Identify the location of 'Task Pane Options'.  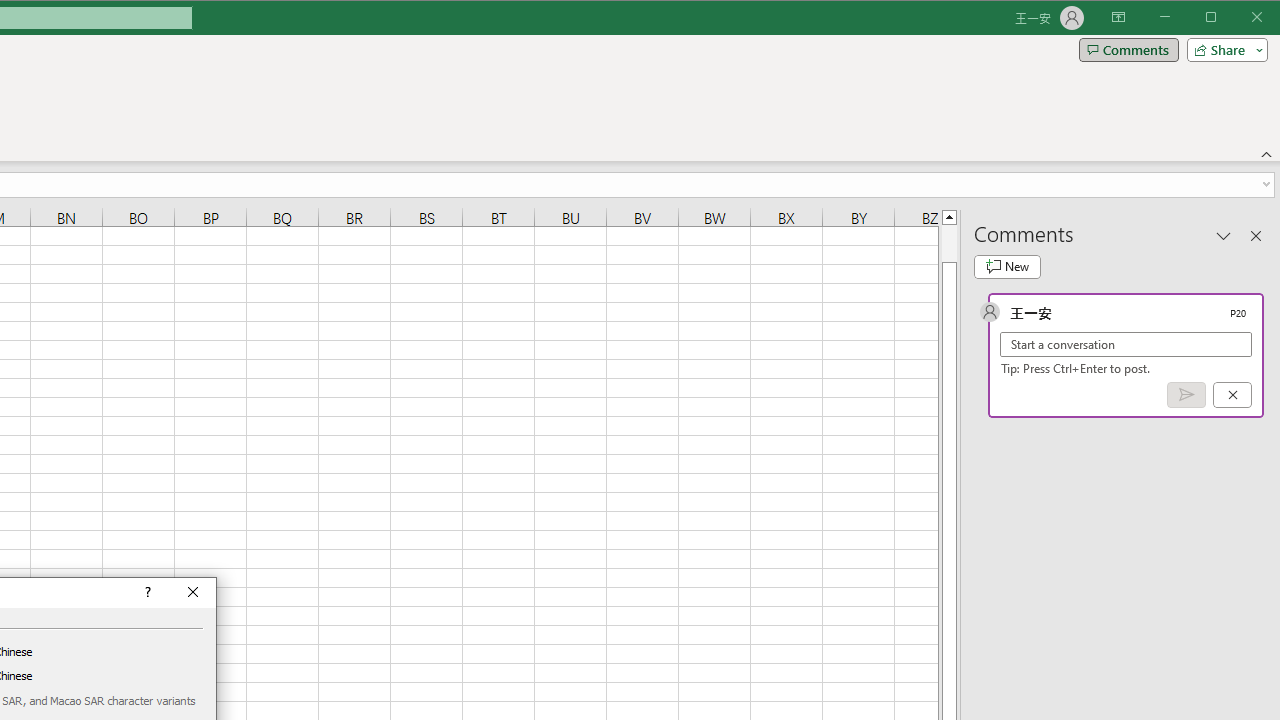
(1223, 234).